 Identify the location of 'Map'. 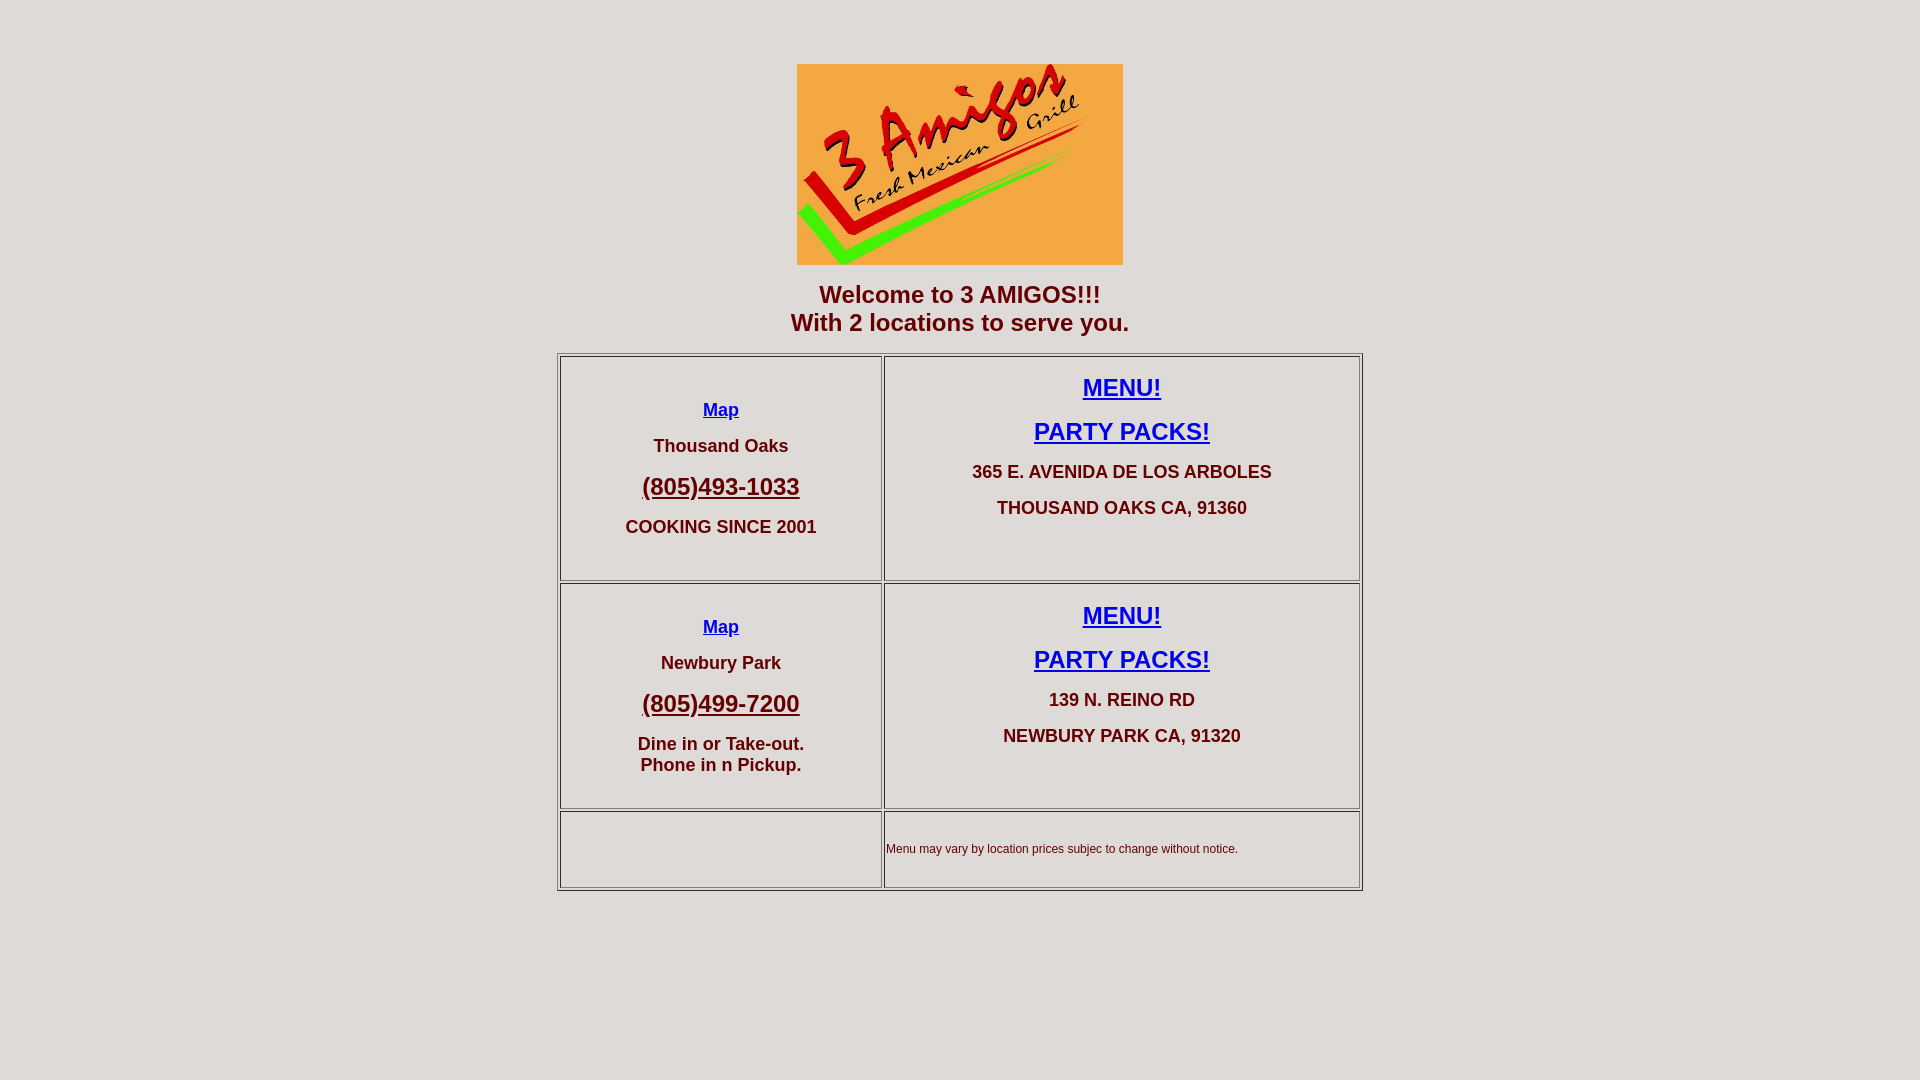
(720, 626).